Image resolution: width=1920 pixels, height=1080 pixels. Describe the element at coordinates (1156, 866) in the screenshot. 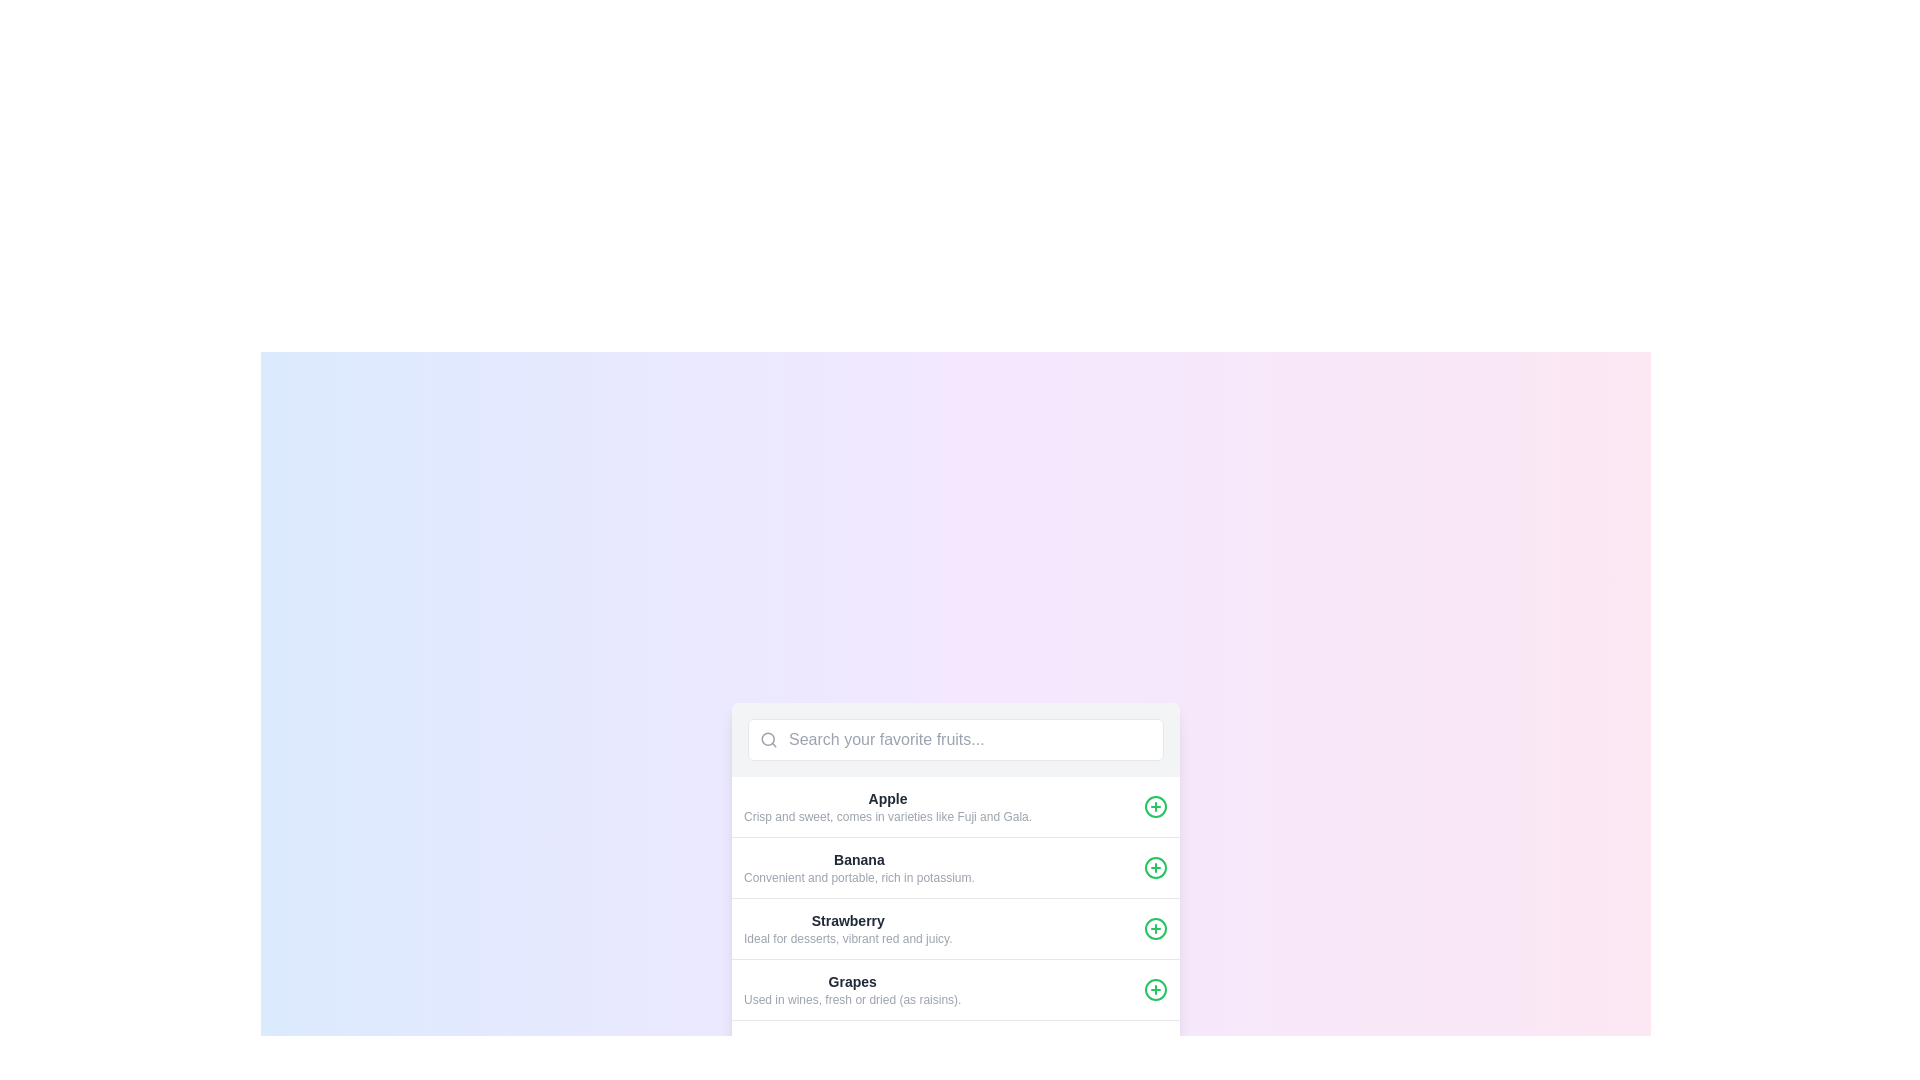

I see `SVG circle element with a green stroke that forms part of the 'plus' symbol icon located to the right of the 'Banana' text` at that location.